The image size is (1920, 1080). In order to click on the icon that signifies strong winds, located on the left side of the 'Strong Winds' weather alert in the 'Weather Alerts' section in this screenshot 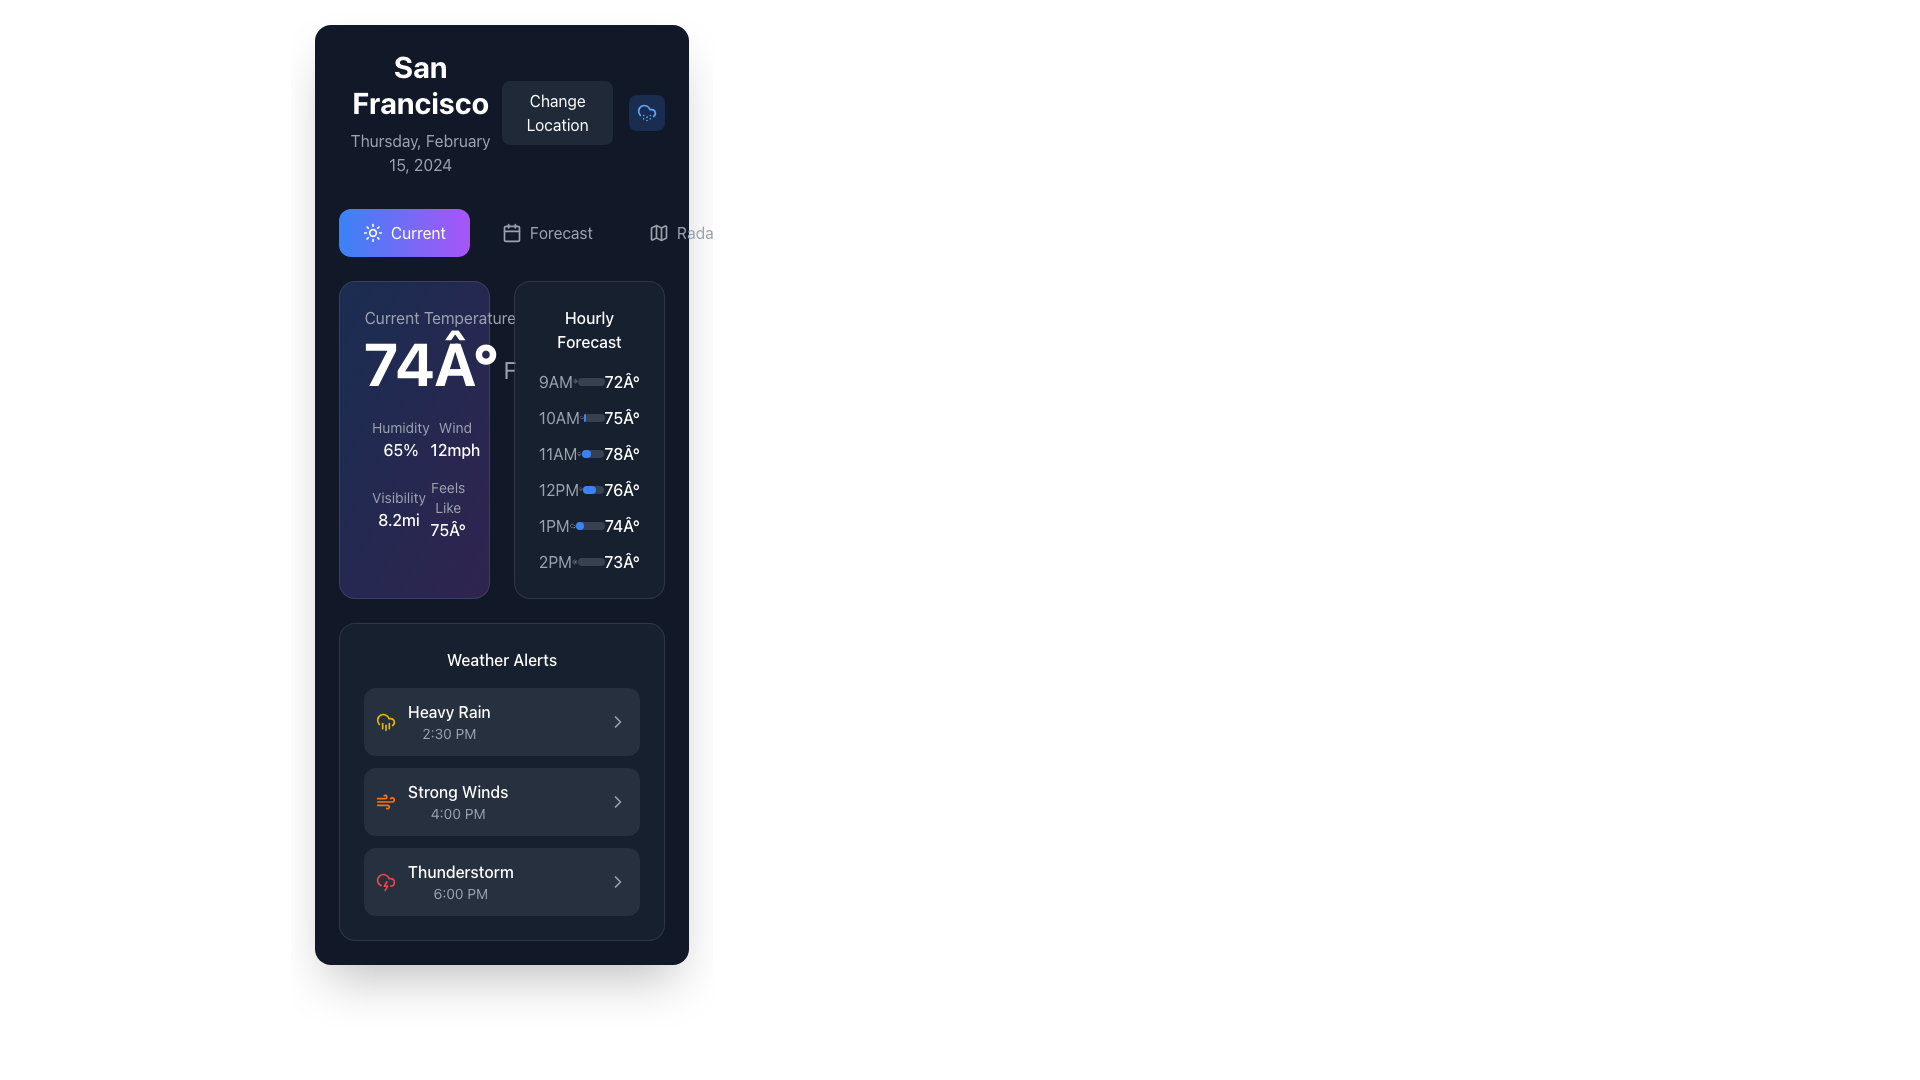, I will do `click(385, 801)`.